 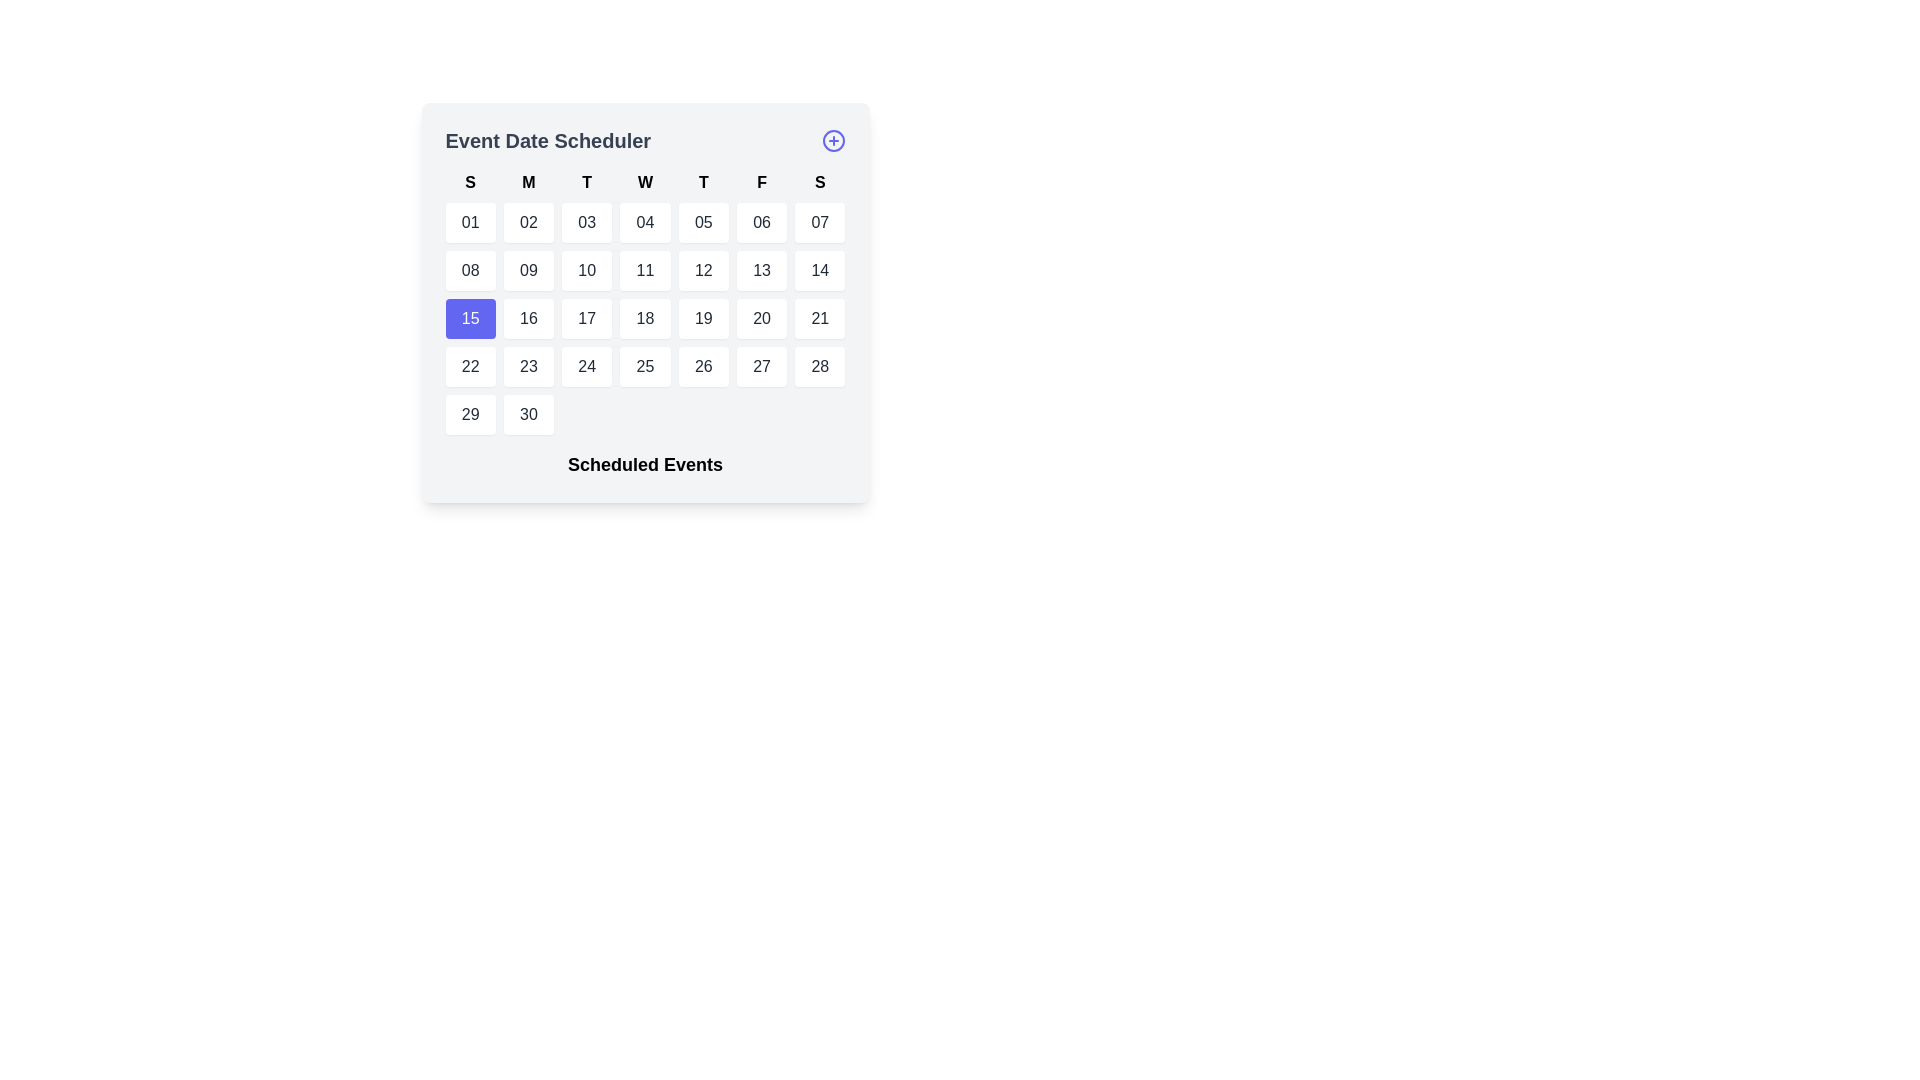 I want to click on the rectangular button with a white background, shadowed edges, and the text '08' in black, located in the second row and first column of the calendar layout, so click(x=469, y=270).